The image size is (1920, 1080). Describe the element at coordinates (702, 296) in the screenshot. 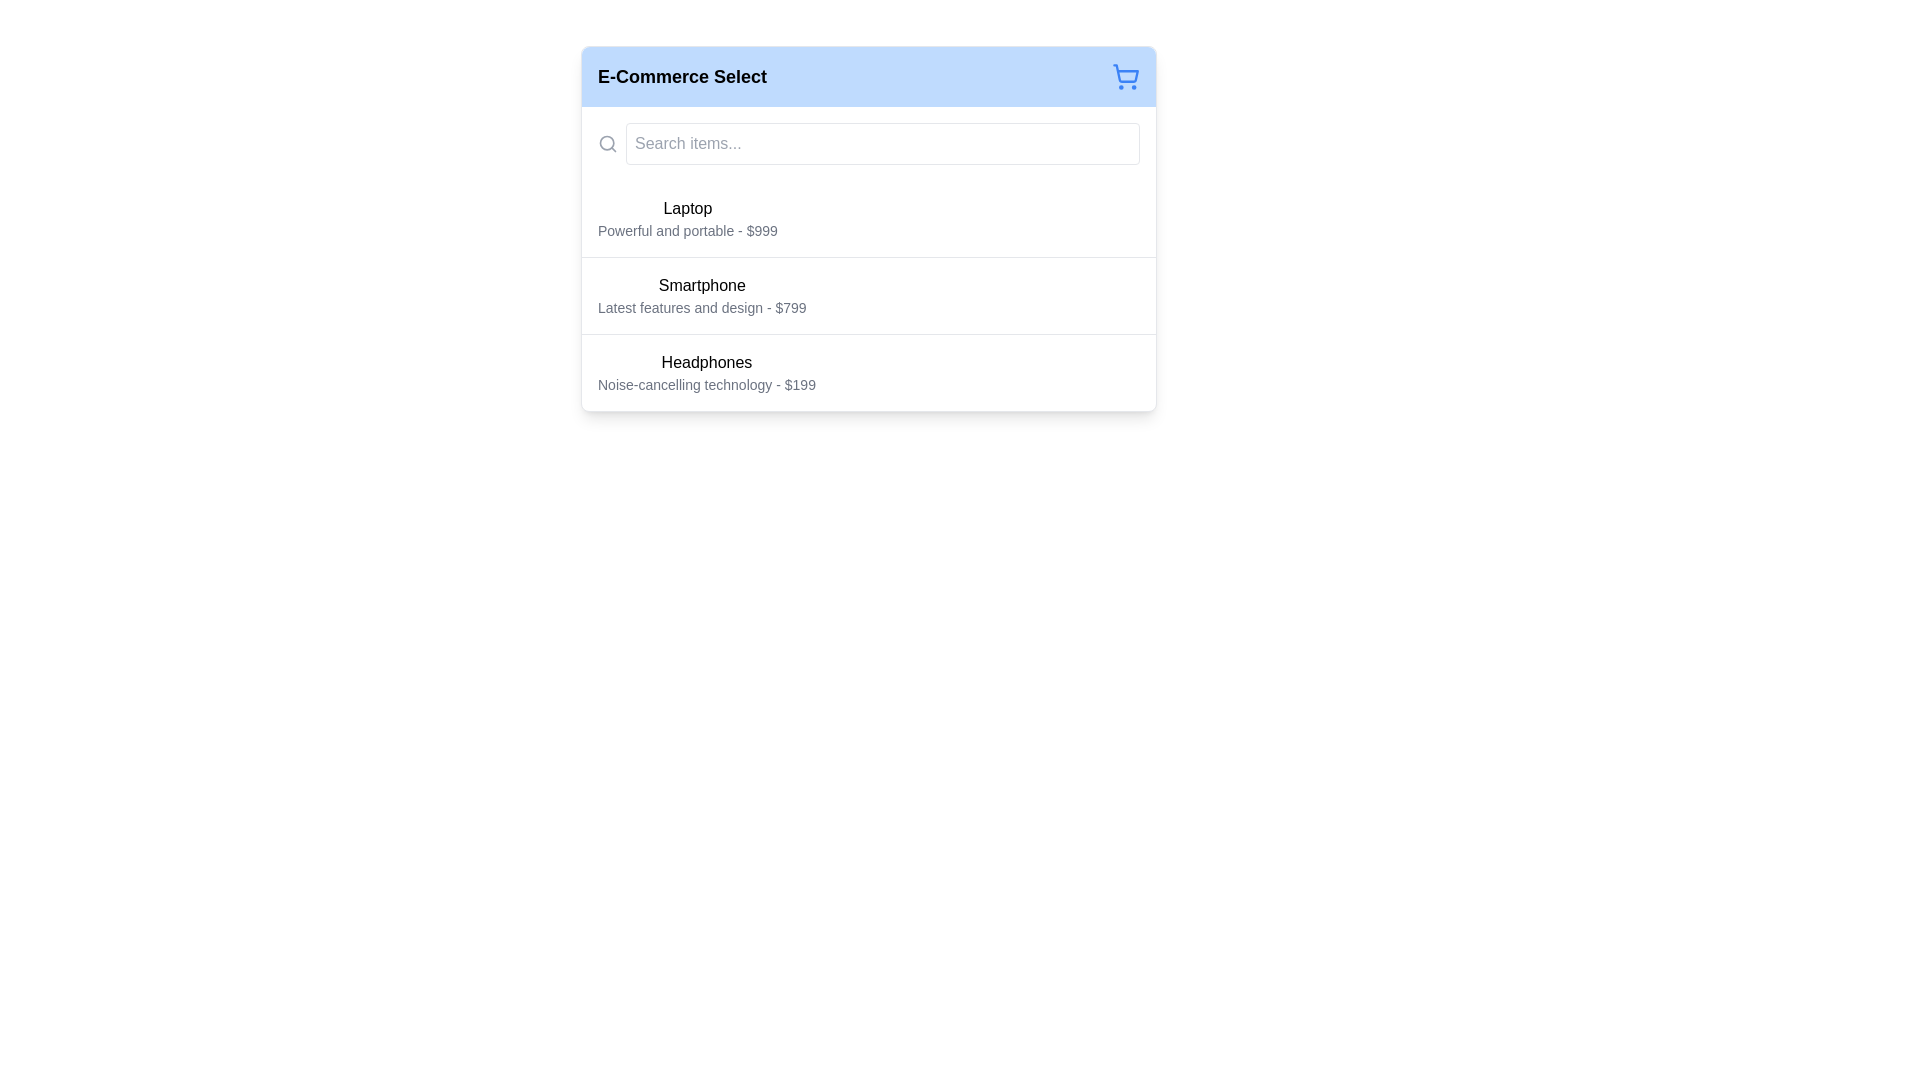

I see `the second item in the 'E-Commerce Select' dropdown menu, which represents a product in the list` at that location.